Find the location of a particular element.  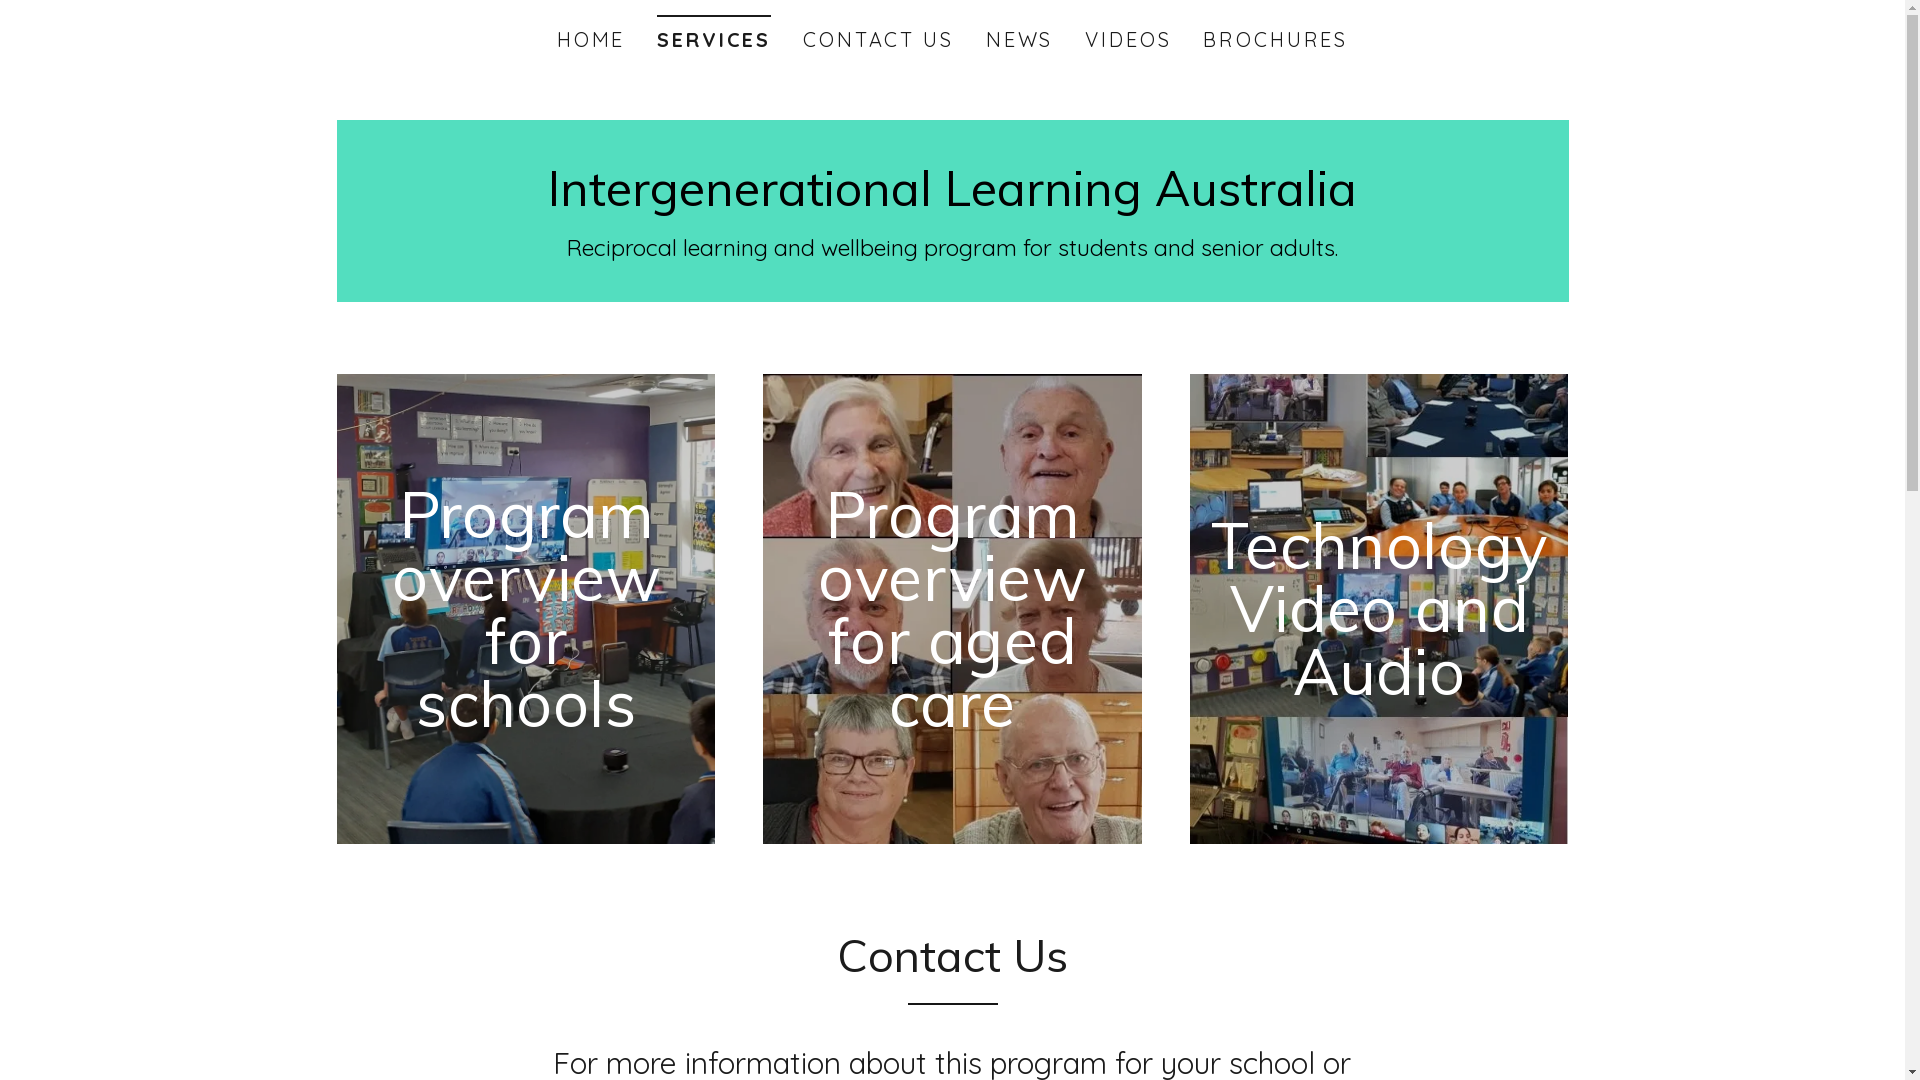

'NEWS' is located at coordinates (979, 39).